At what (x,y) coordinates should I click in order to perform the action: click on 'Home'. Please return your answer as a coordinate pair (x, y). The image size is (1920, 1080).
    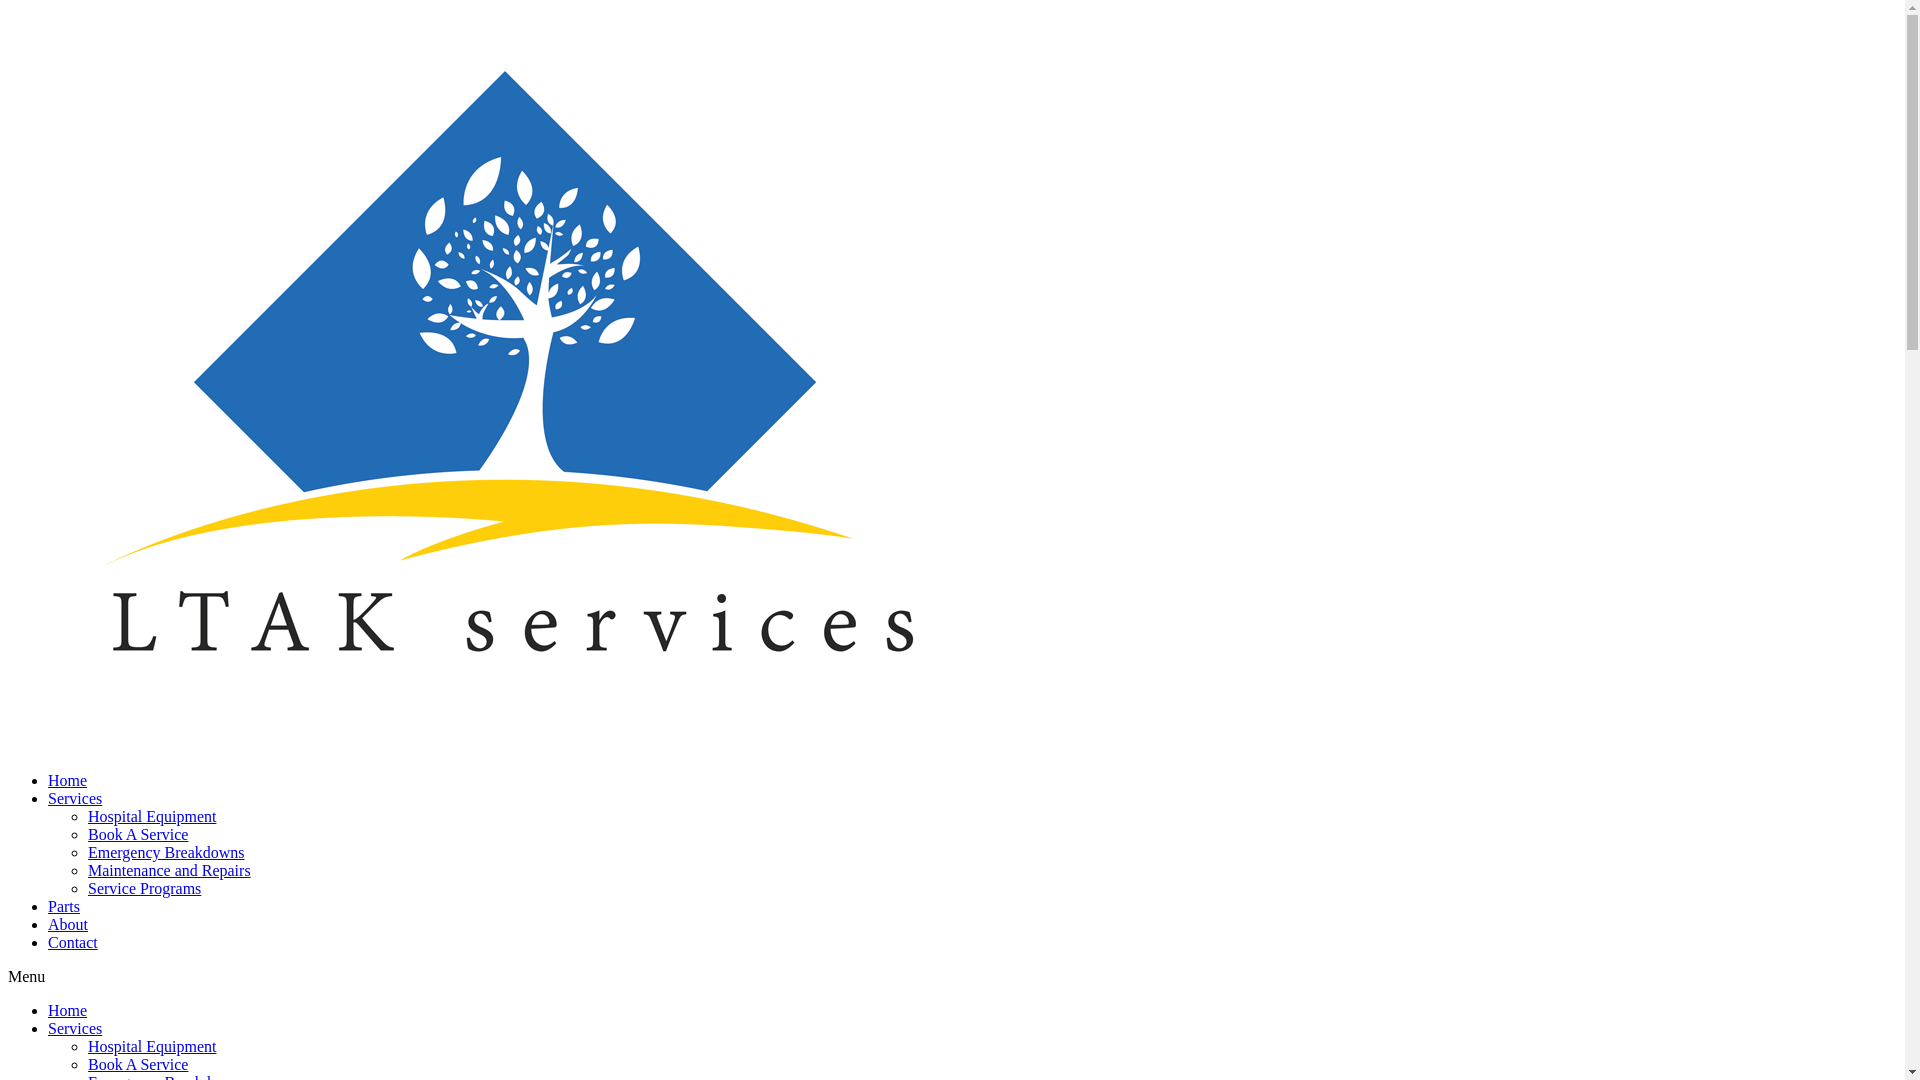
    Looking at the image, I should click on (48, 1010).